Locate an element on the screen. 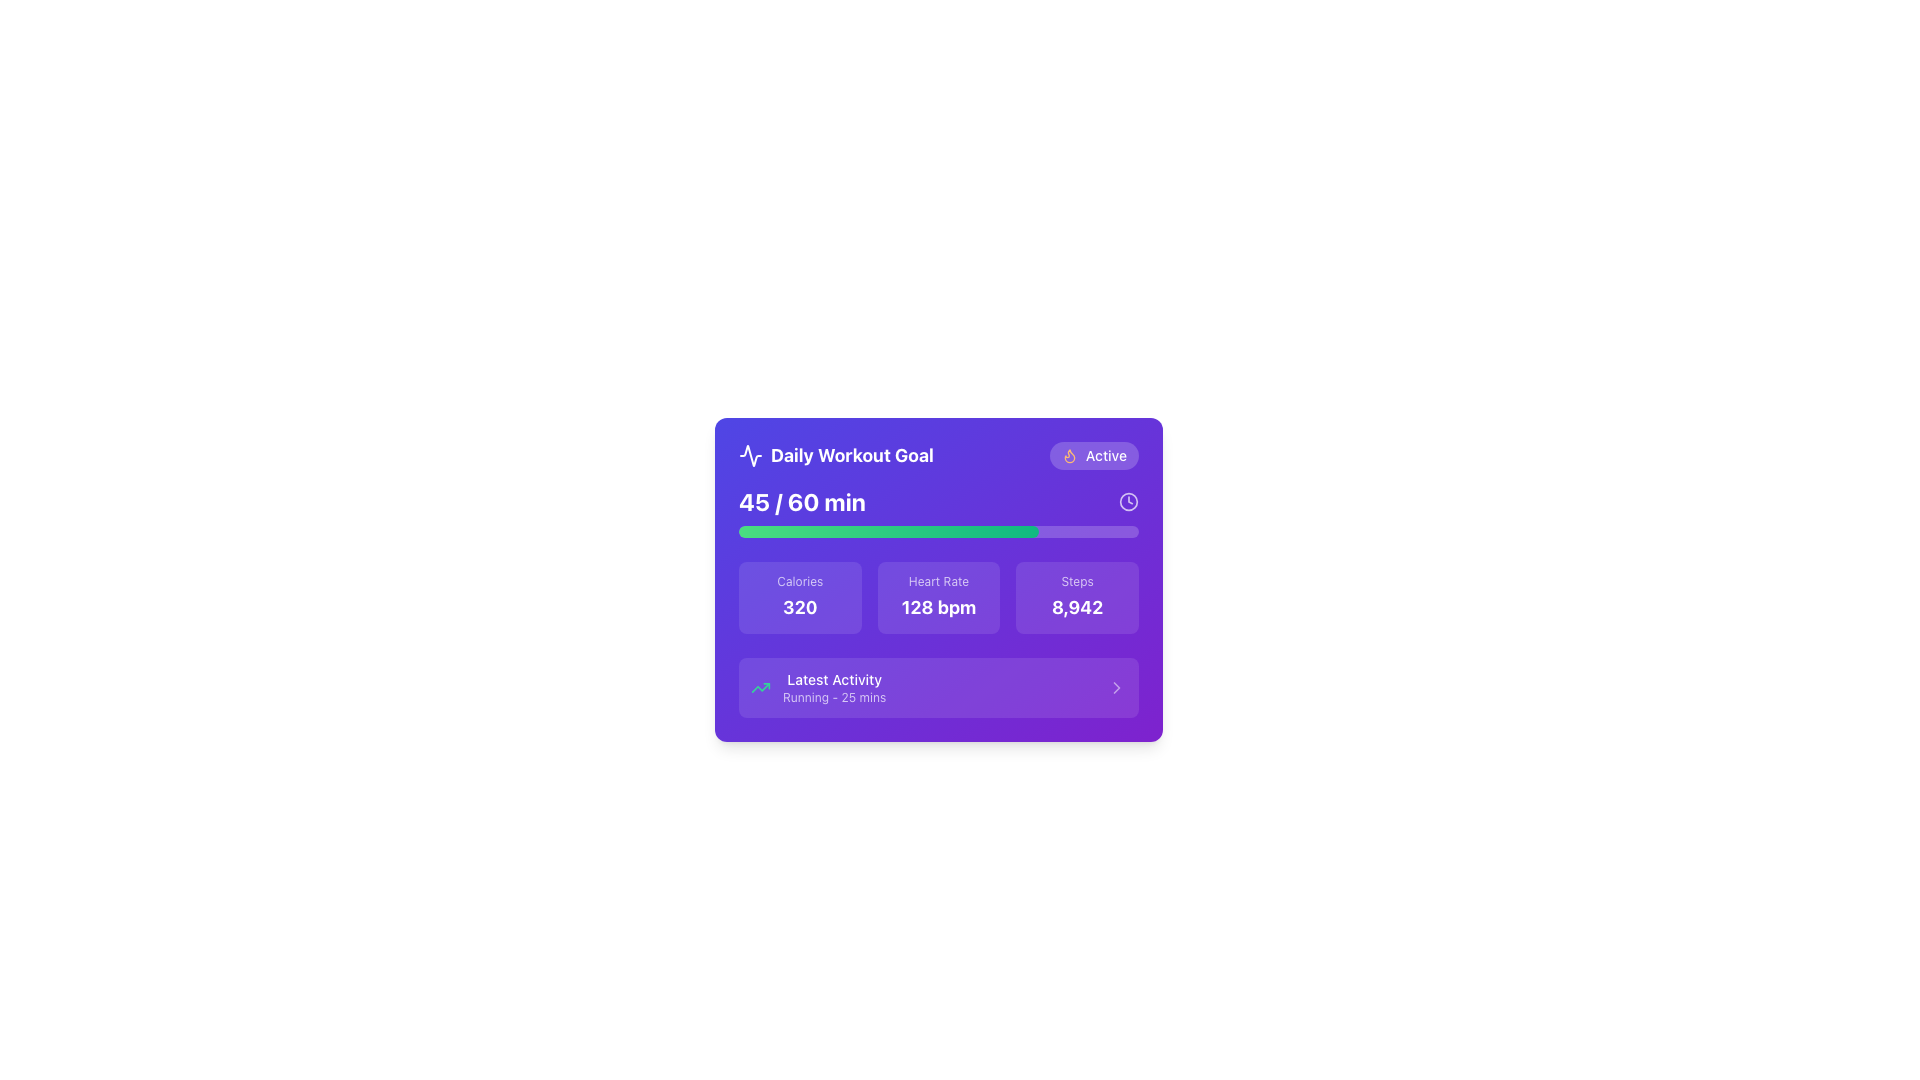 The width and height of the screenshot is (1920, 1080). displayed information from the 'Latest Activity' text block, which is located in the bottom-left quadrant of a purple card, featuring an upwards trending green arrow icon on the left is located at coordinates (818, 686).